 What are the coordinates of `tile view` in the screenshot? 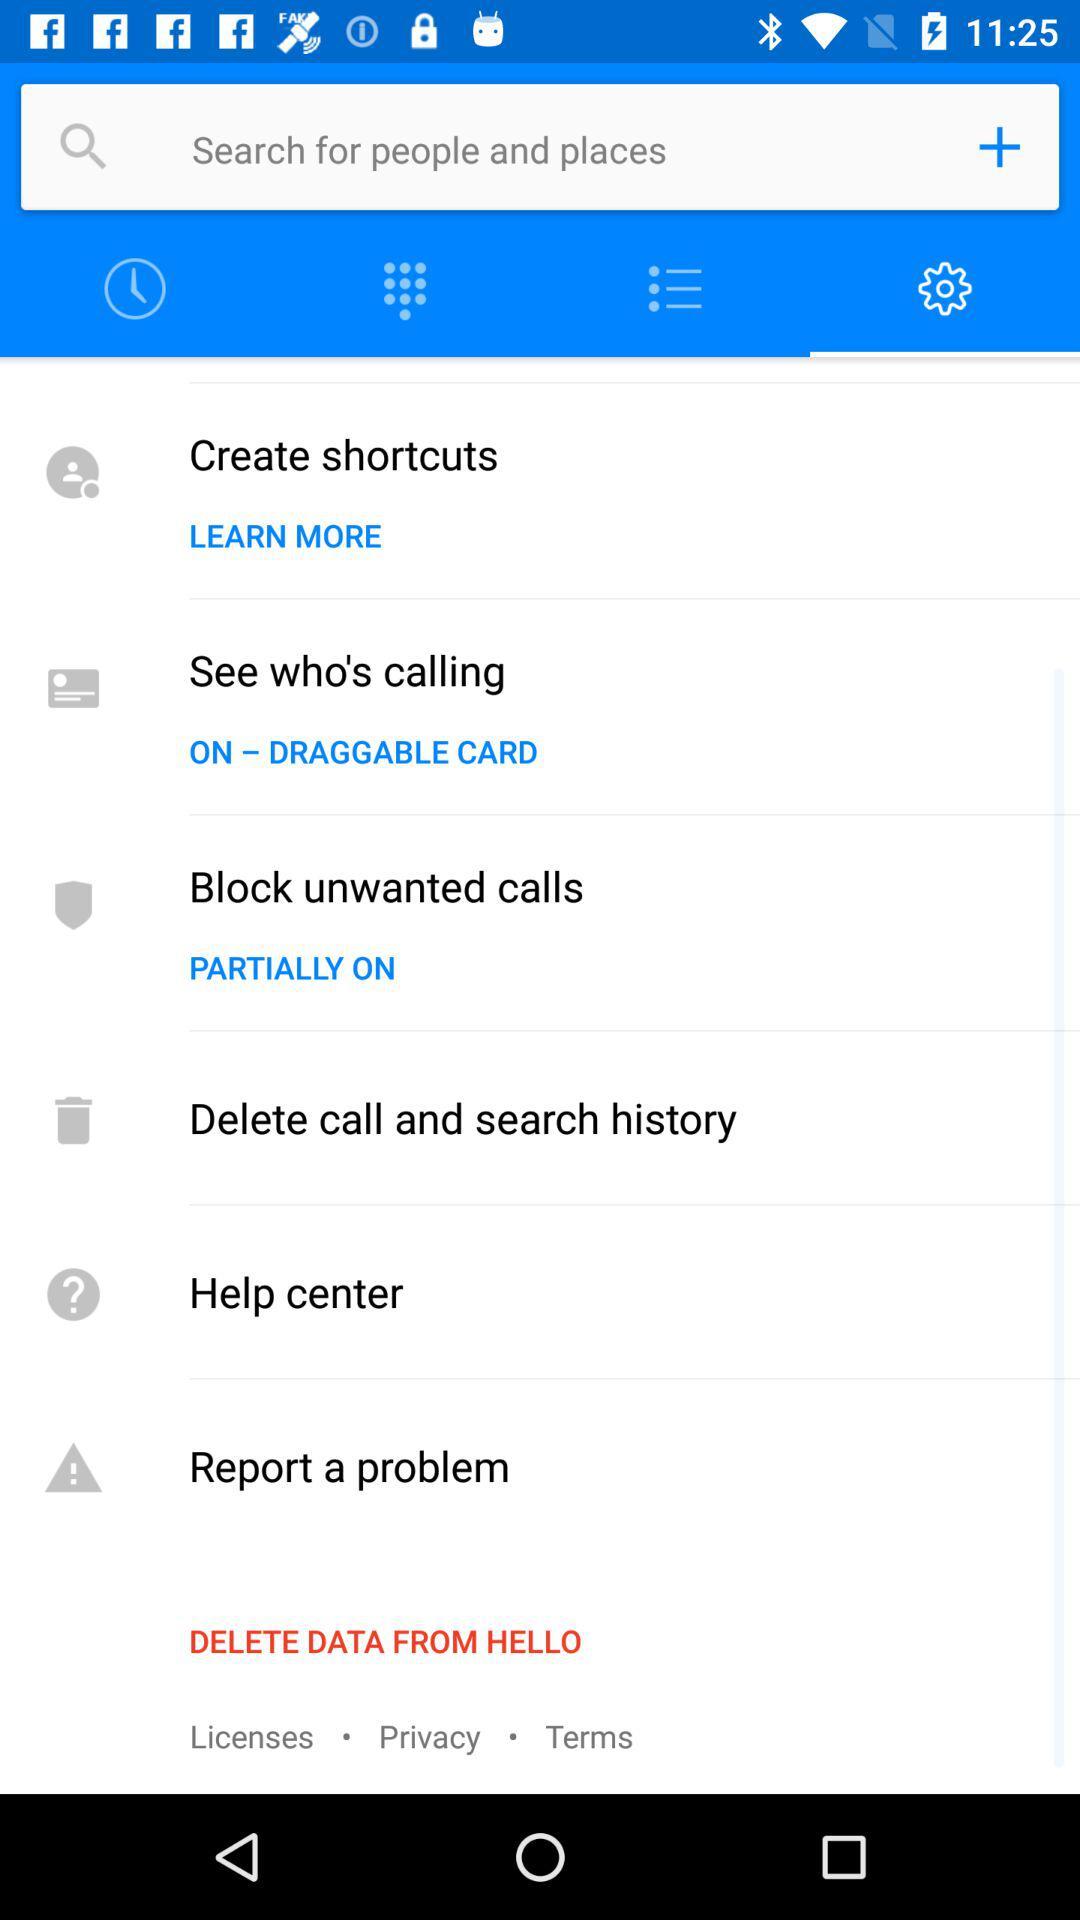 It's located at (405, 288).